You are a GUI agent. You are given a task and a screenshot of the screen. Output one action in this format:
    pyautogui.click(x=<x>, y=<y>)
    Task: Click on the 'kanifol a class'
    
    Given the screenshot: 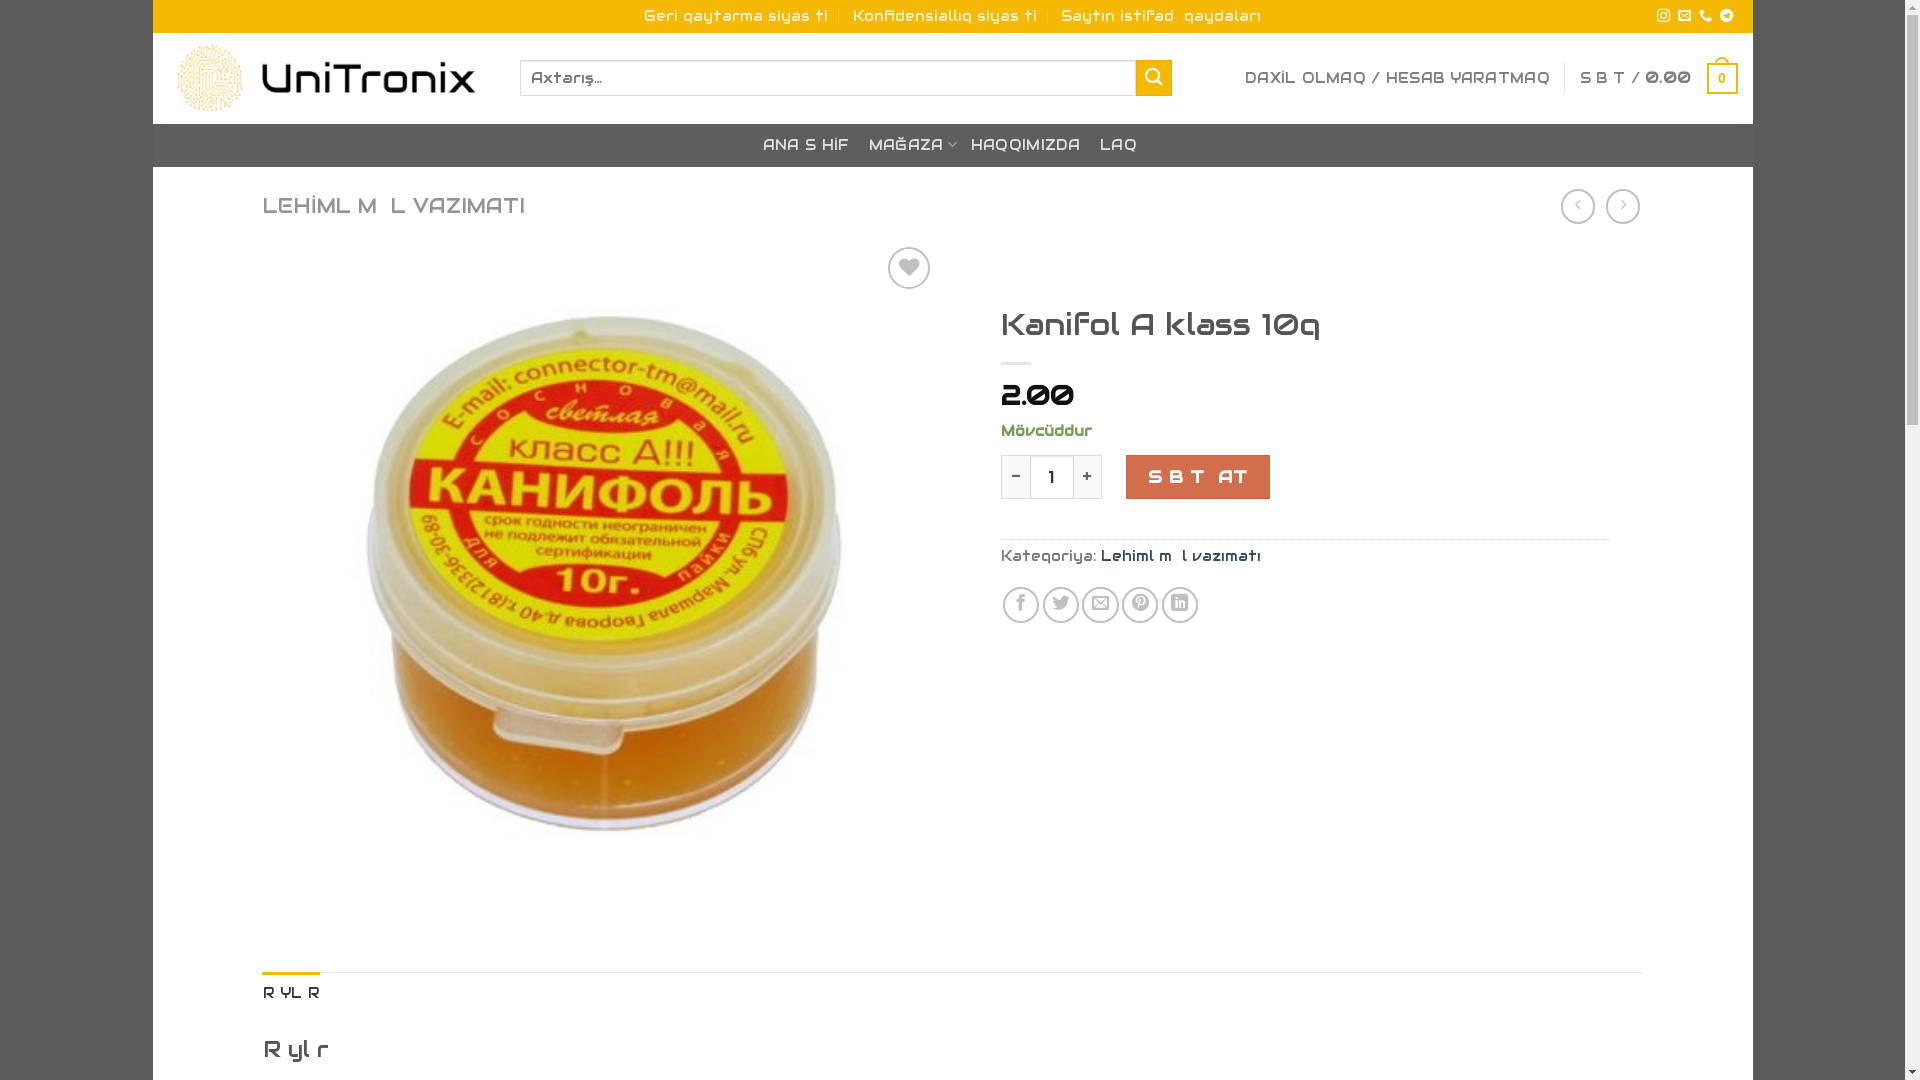 What is the action you would take?
    pyautogui.click(x=598, y=579)
    